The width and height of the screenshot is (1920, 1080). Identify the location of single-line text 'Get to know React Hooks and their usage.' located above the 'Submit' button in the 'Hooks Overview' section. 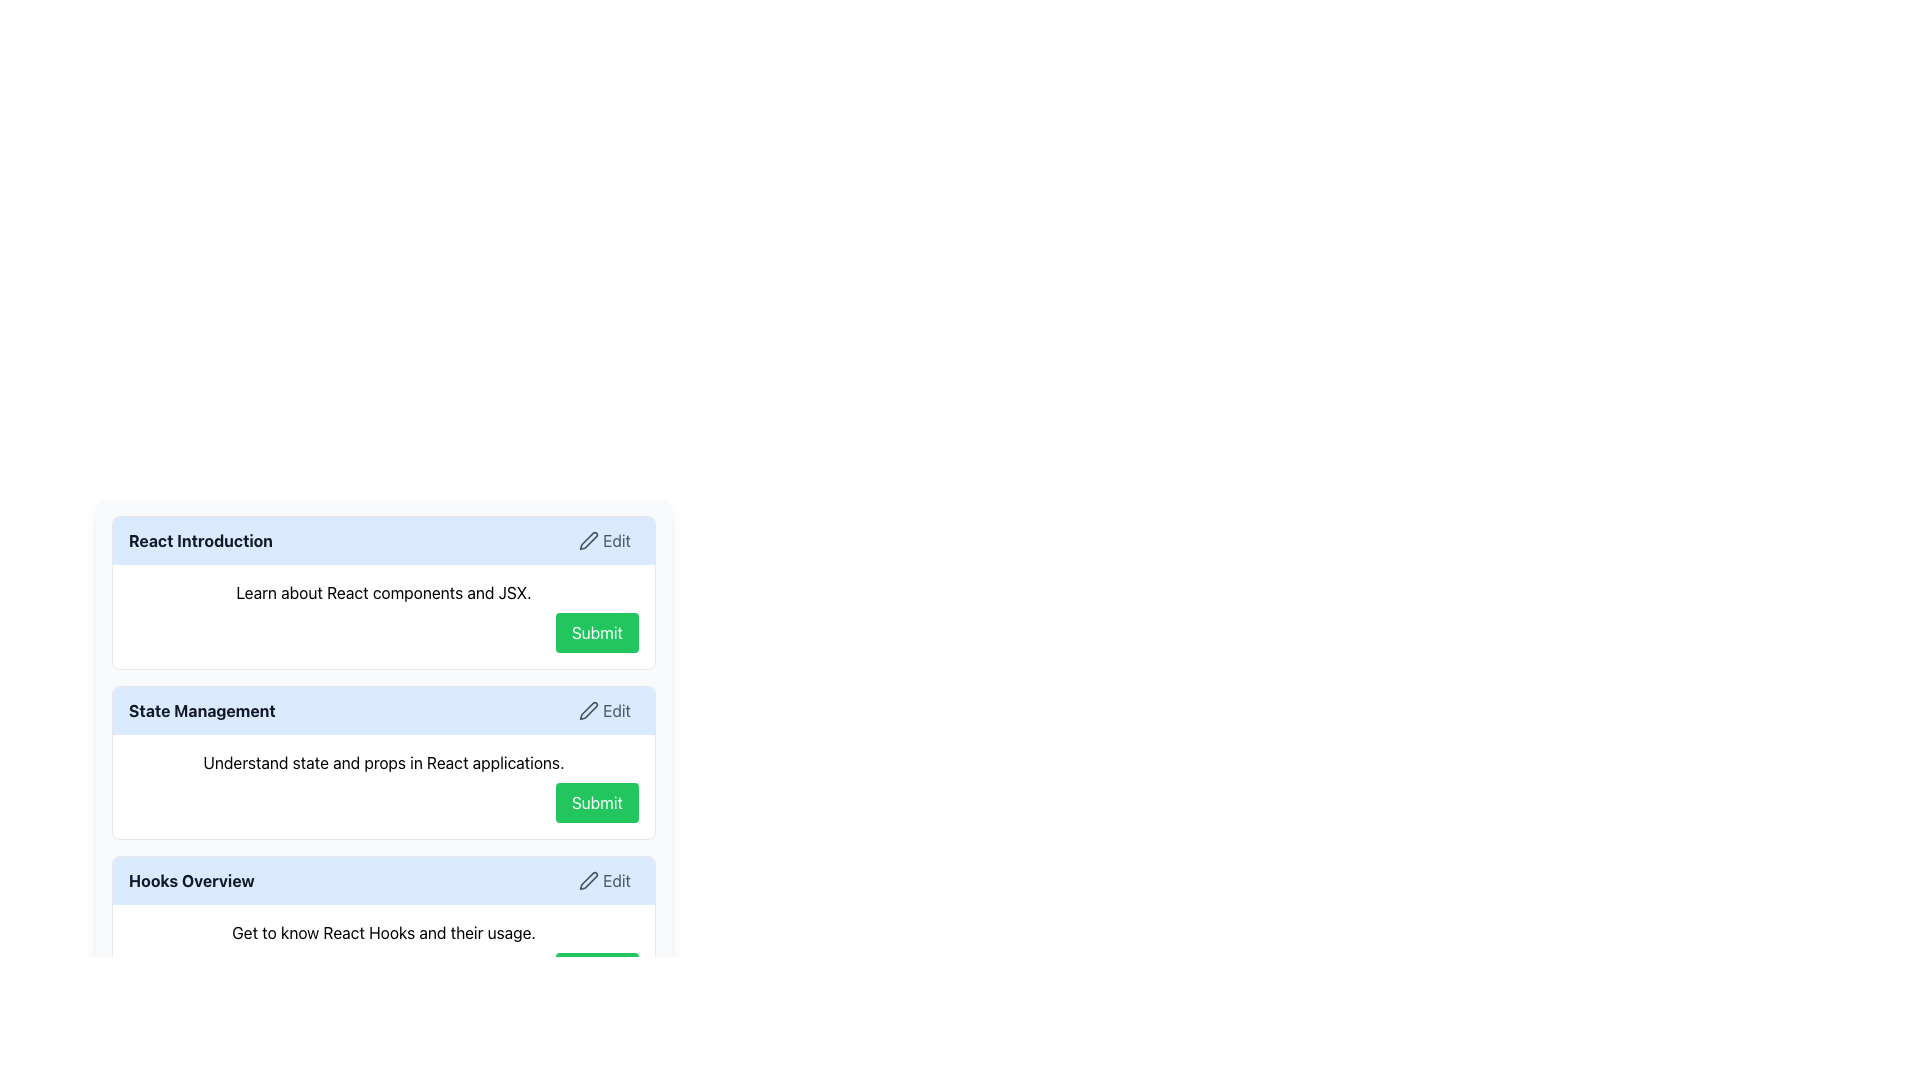
(384, 933).